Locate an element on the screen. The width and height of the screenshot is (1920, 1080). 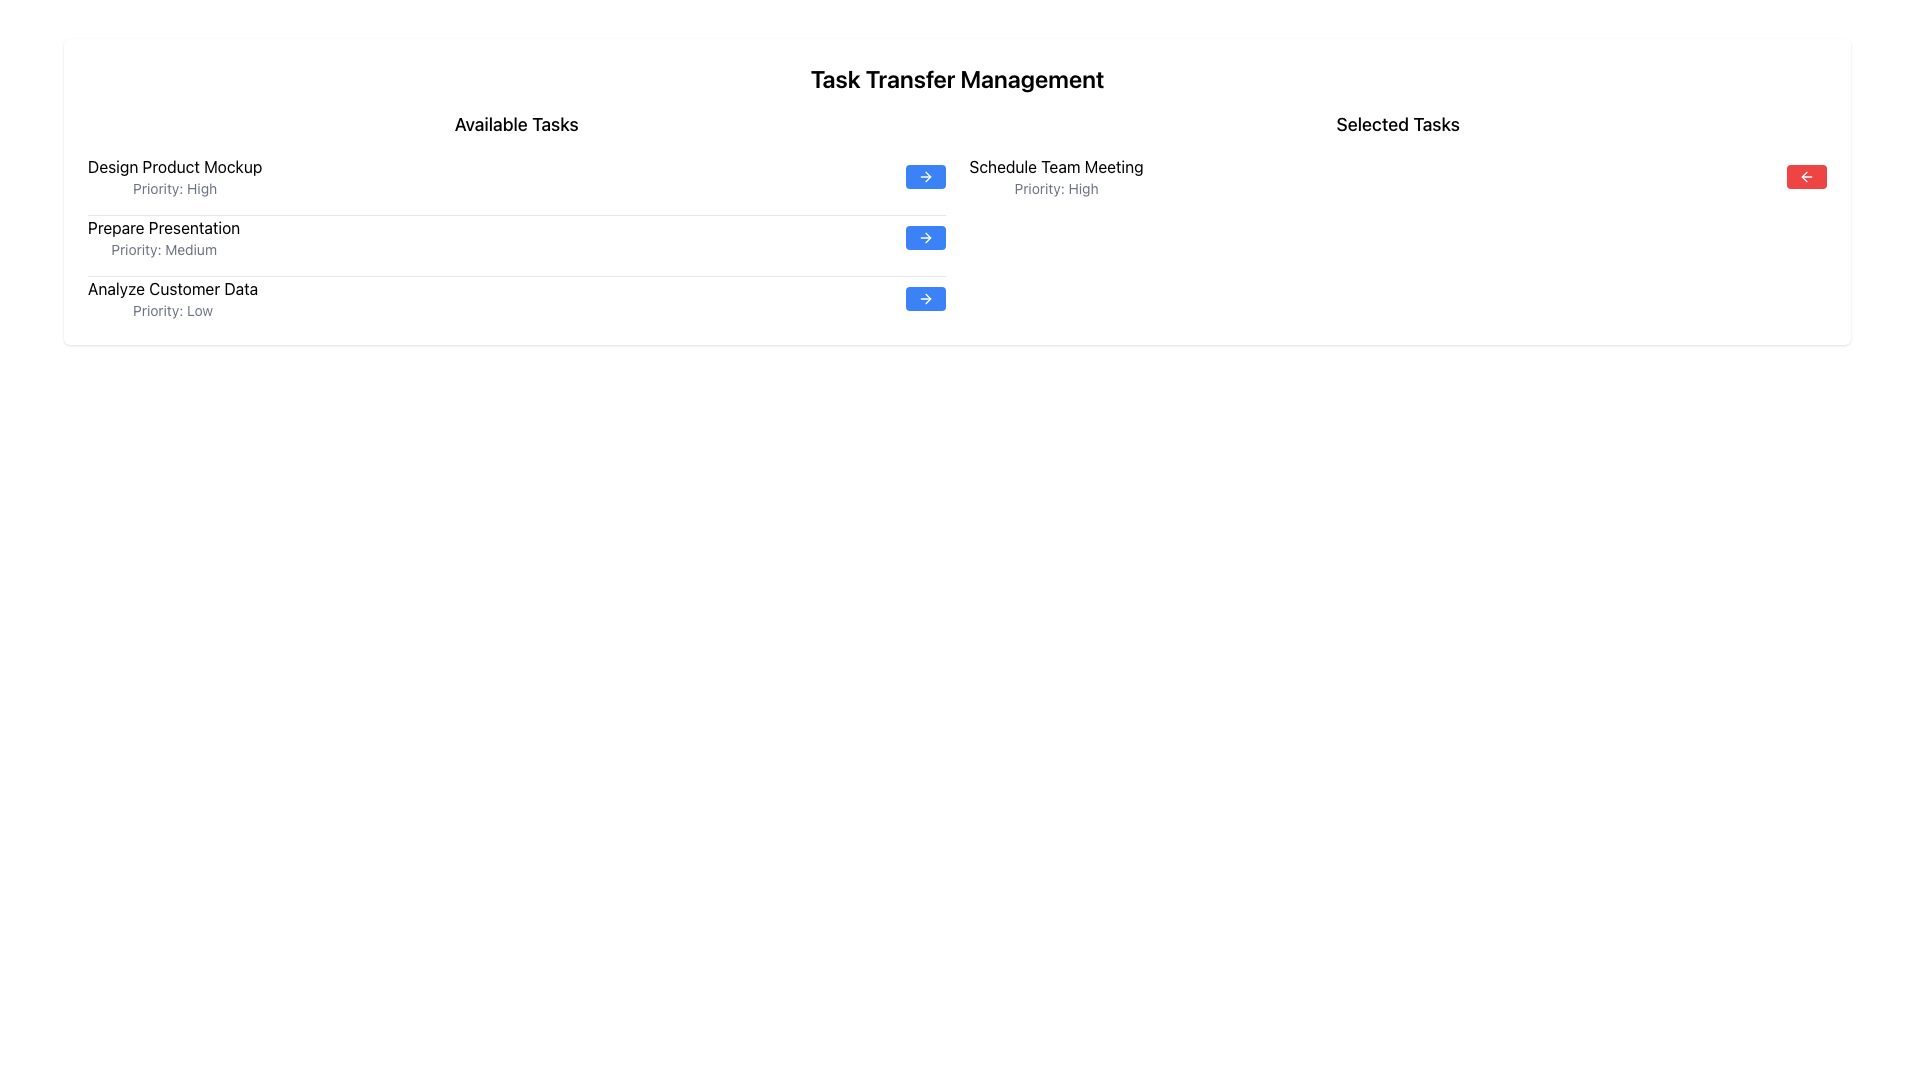
the triangular part of the rightward-pointing arrow icon in the 'Available Tasks' column next to the task 'Analyze Customer Data' is located at coordinates (926, 299).